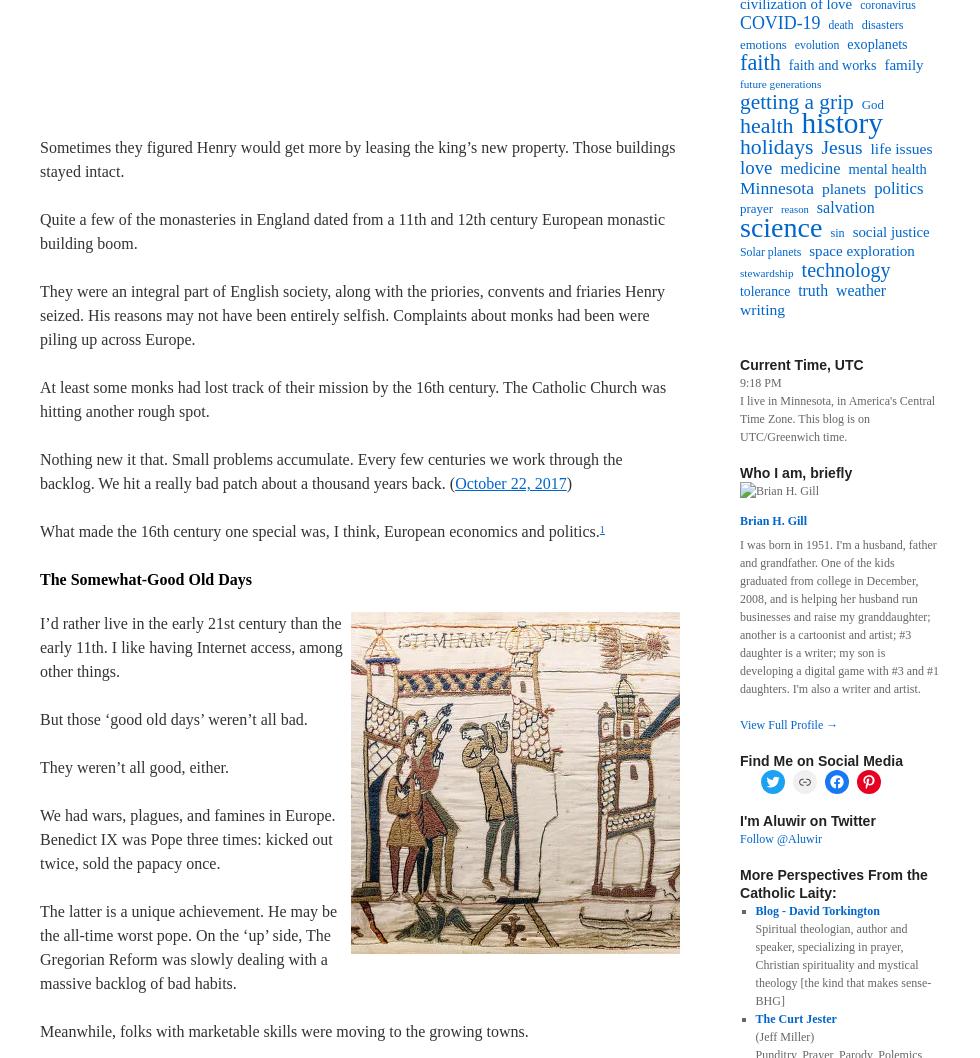  Describe the element at coordinates (816, 44) in the screenshot. I see `'evolution'` at that location.